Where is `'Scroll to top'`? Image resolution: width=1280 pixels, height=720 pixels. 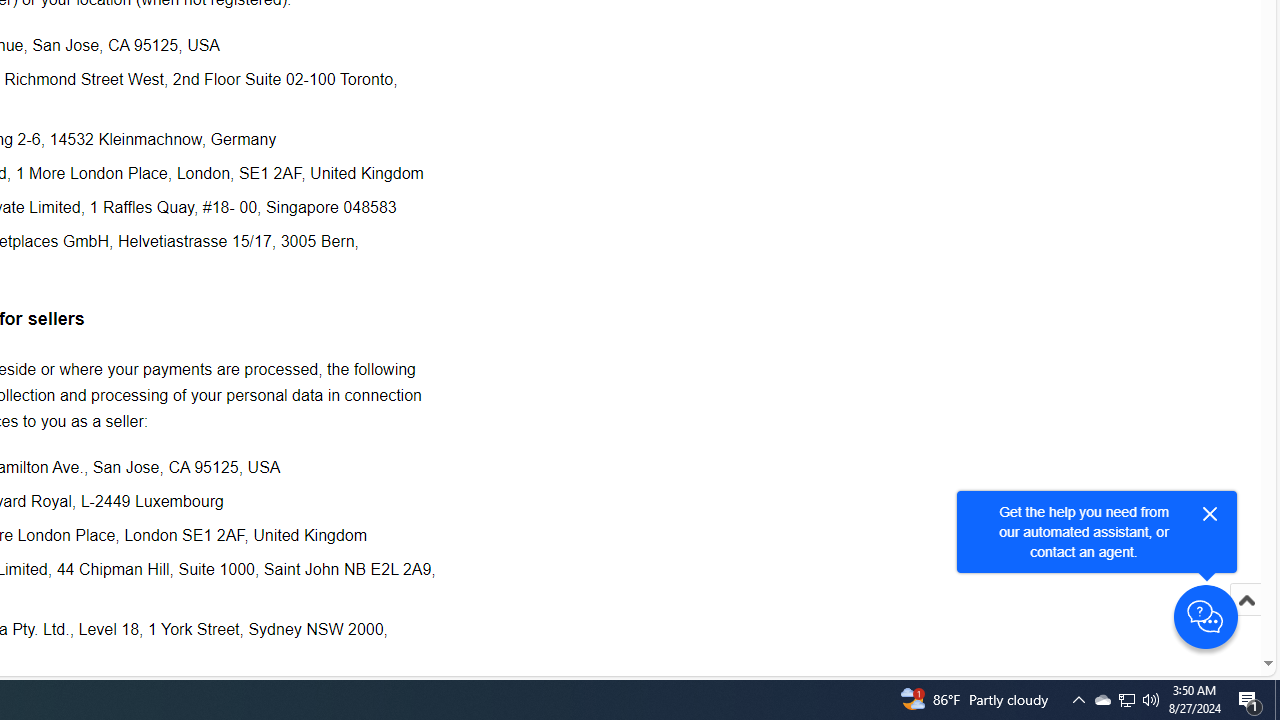
'Scroll to top' is located at coordinates (1245, 620).